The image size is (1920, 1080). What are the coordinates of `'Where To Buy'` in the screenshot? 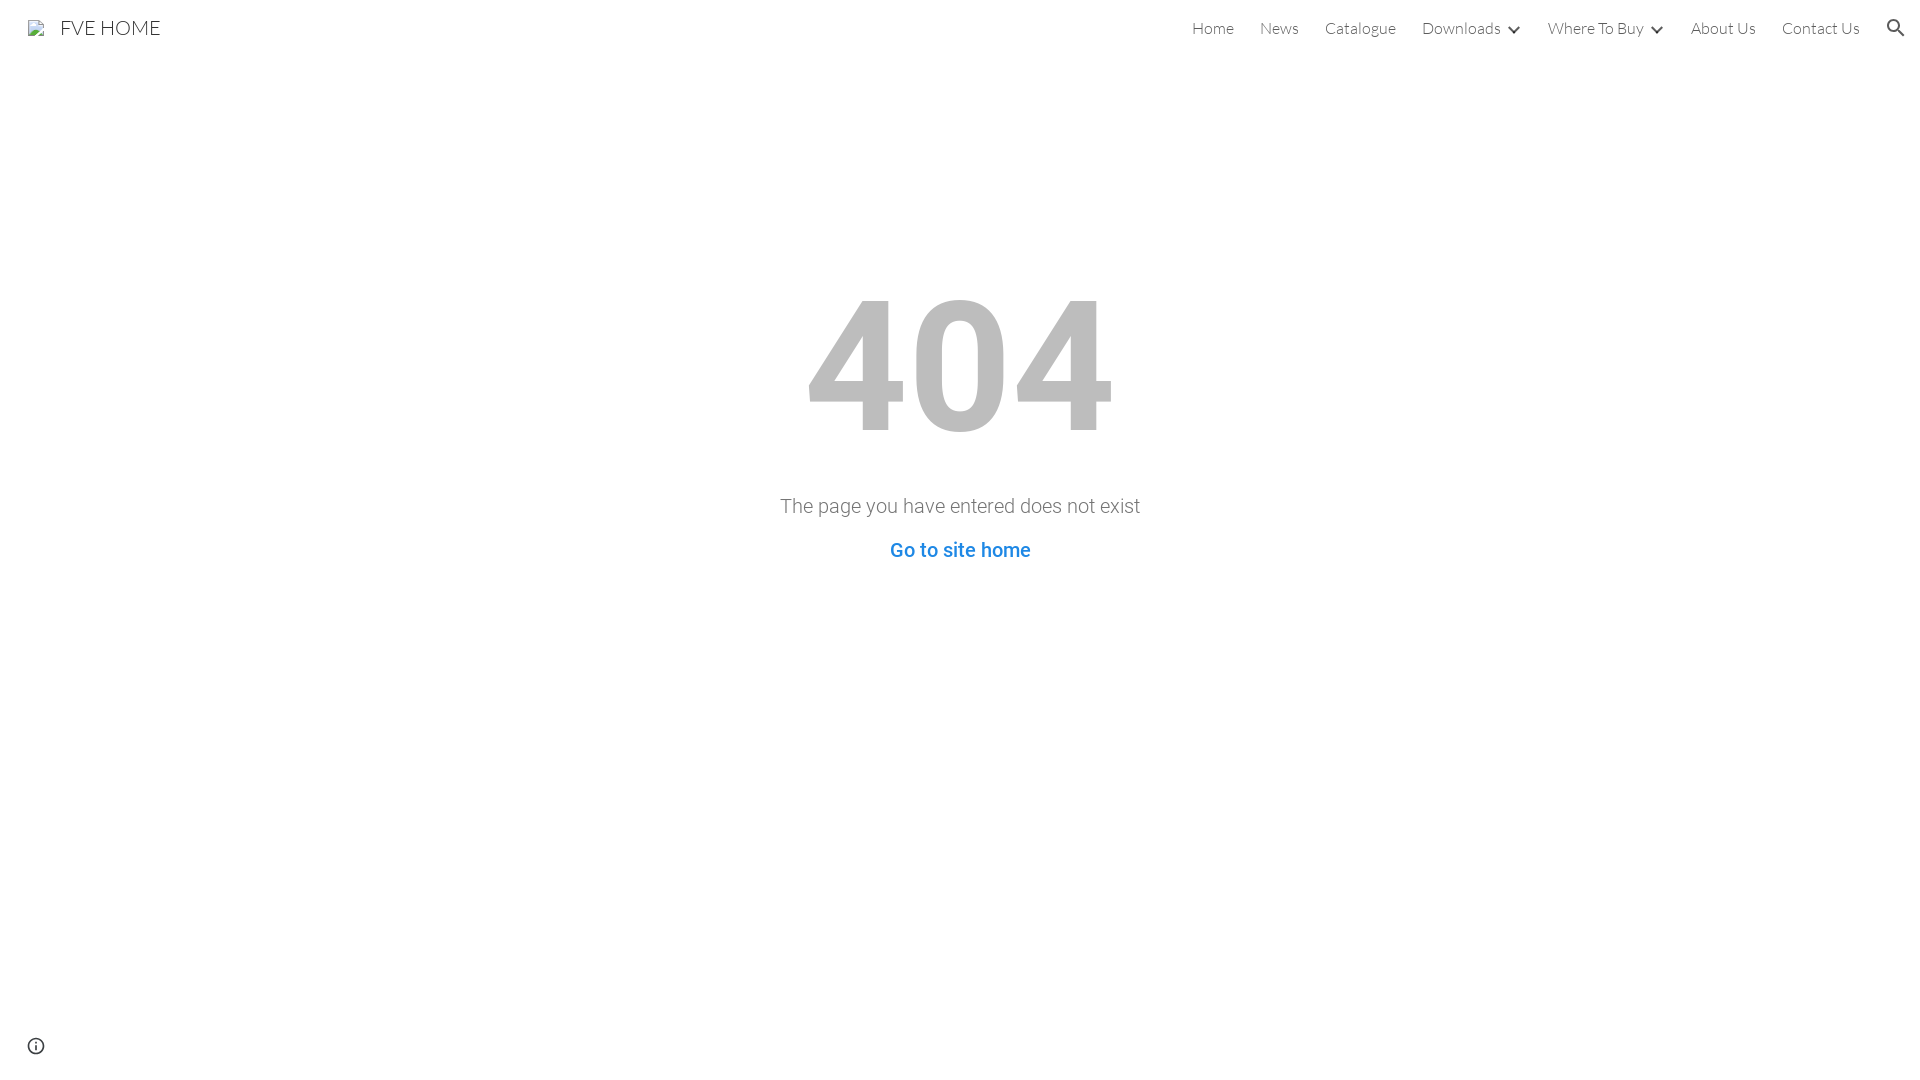 It's located at (1595, 27).